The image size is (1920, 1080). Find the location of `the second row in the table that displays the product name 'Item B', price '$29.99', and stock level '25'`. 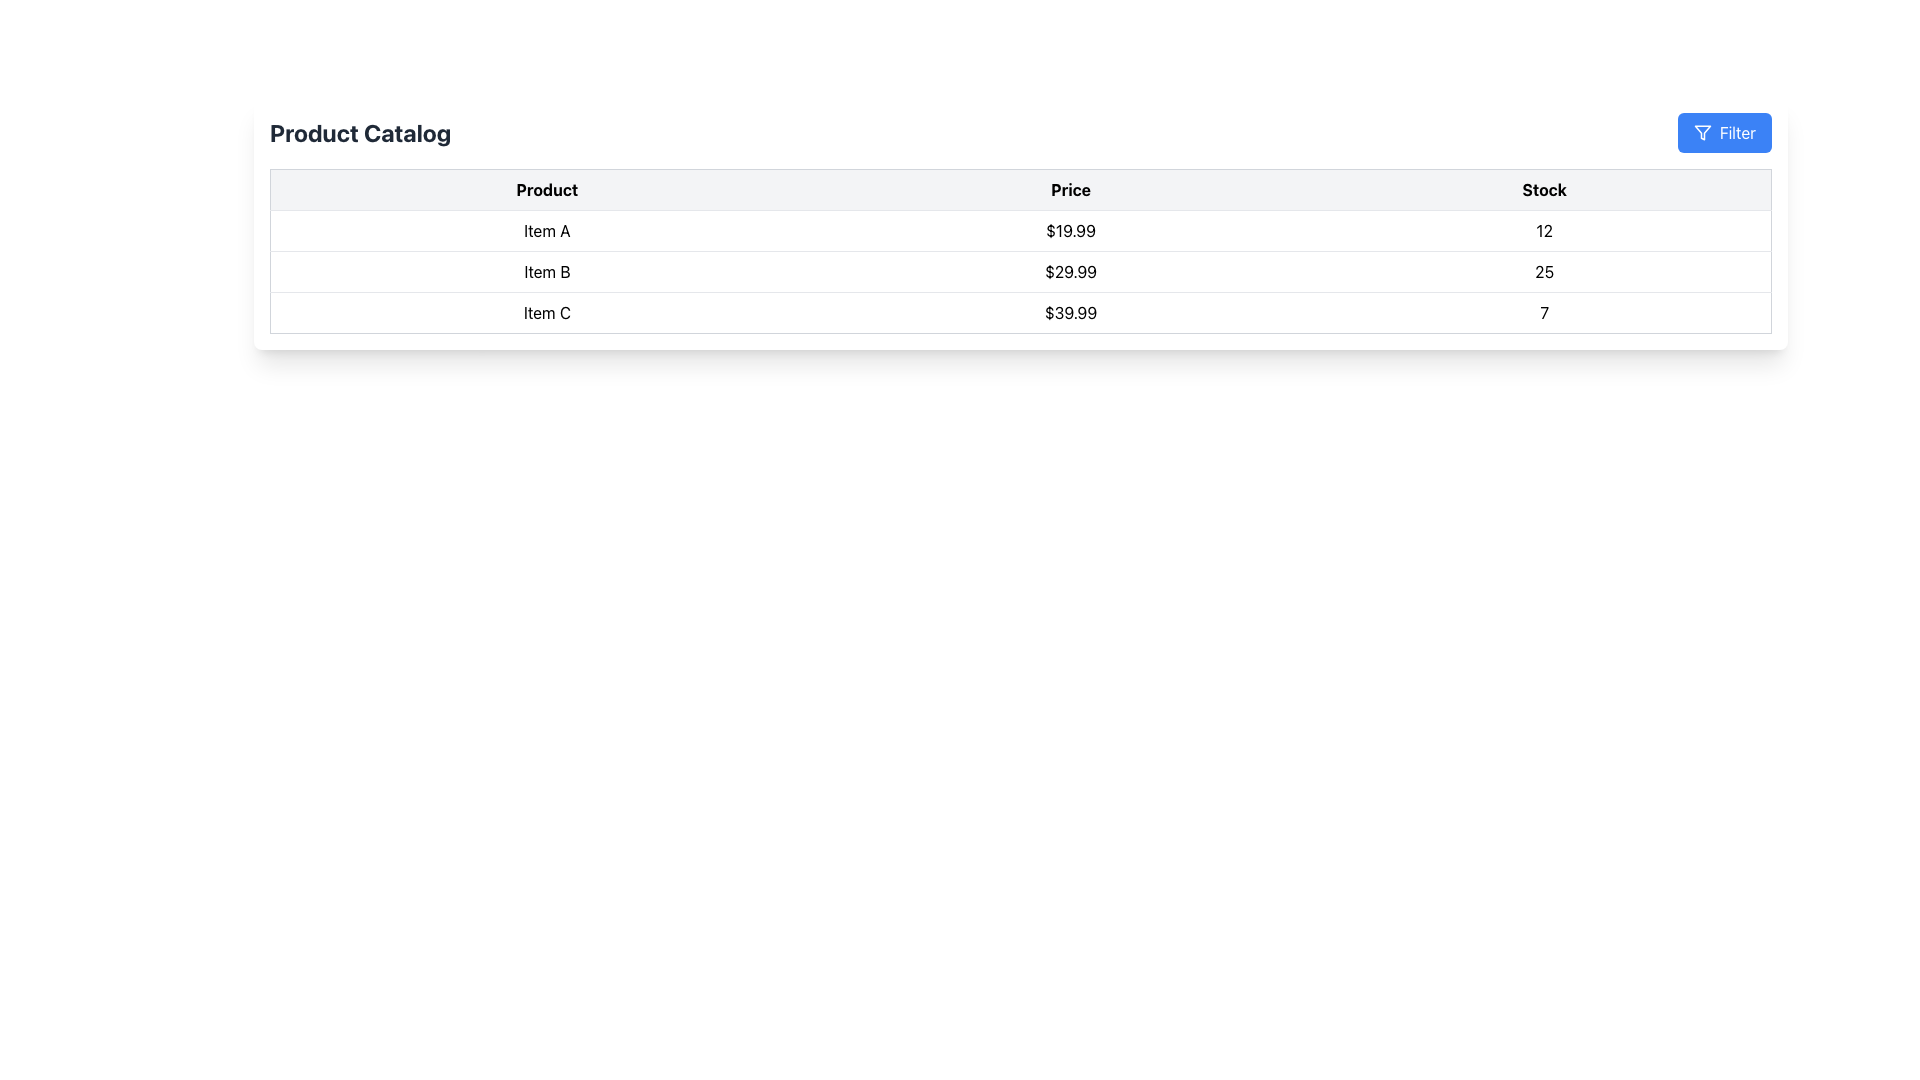

the second row in the table that displays the product name 'Item B', price '$29.99', and stock level '25' is located at coordinates (1021, 272).